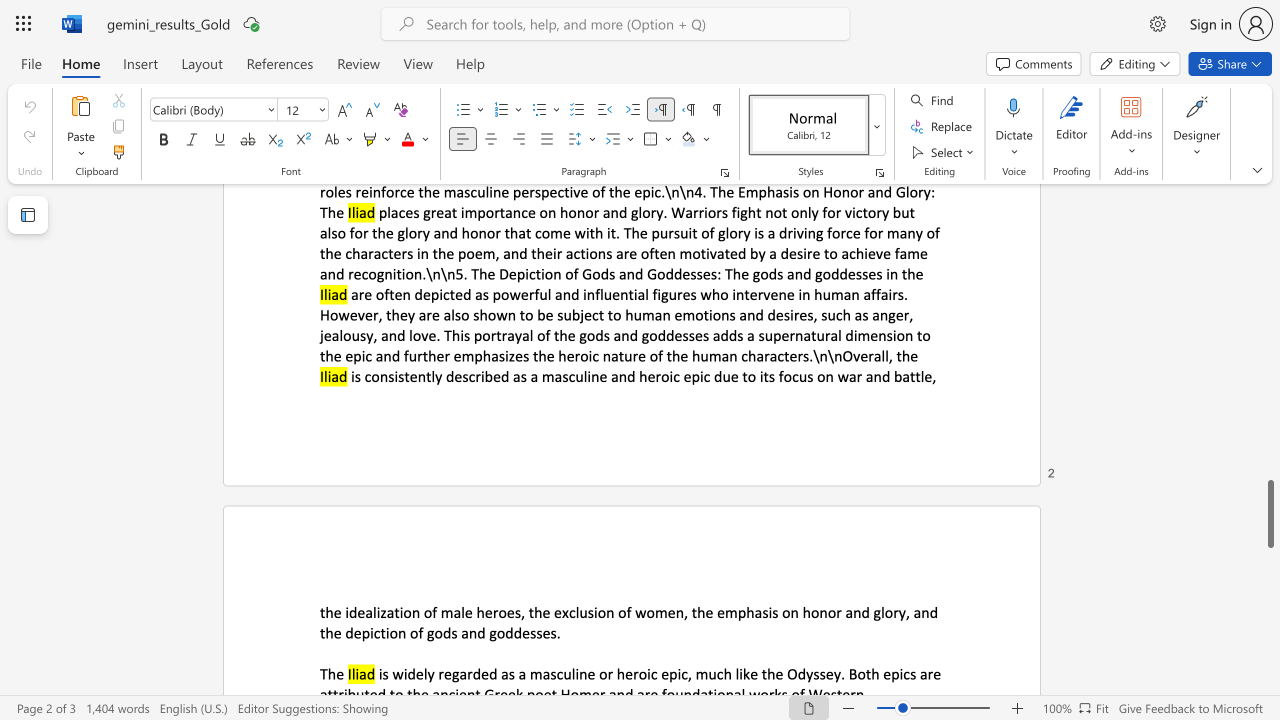  Describe the element at coordinates (1269, 310) in the screenshot. I see `the scrollbar on the right` at that location.